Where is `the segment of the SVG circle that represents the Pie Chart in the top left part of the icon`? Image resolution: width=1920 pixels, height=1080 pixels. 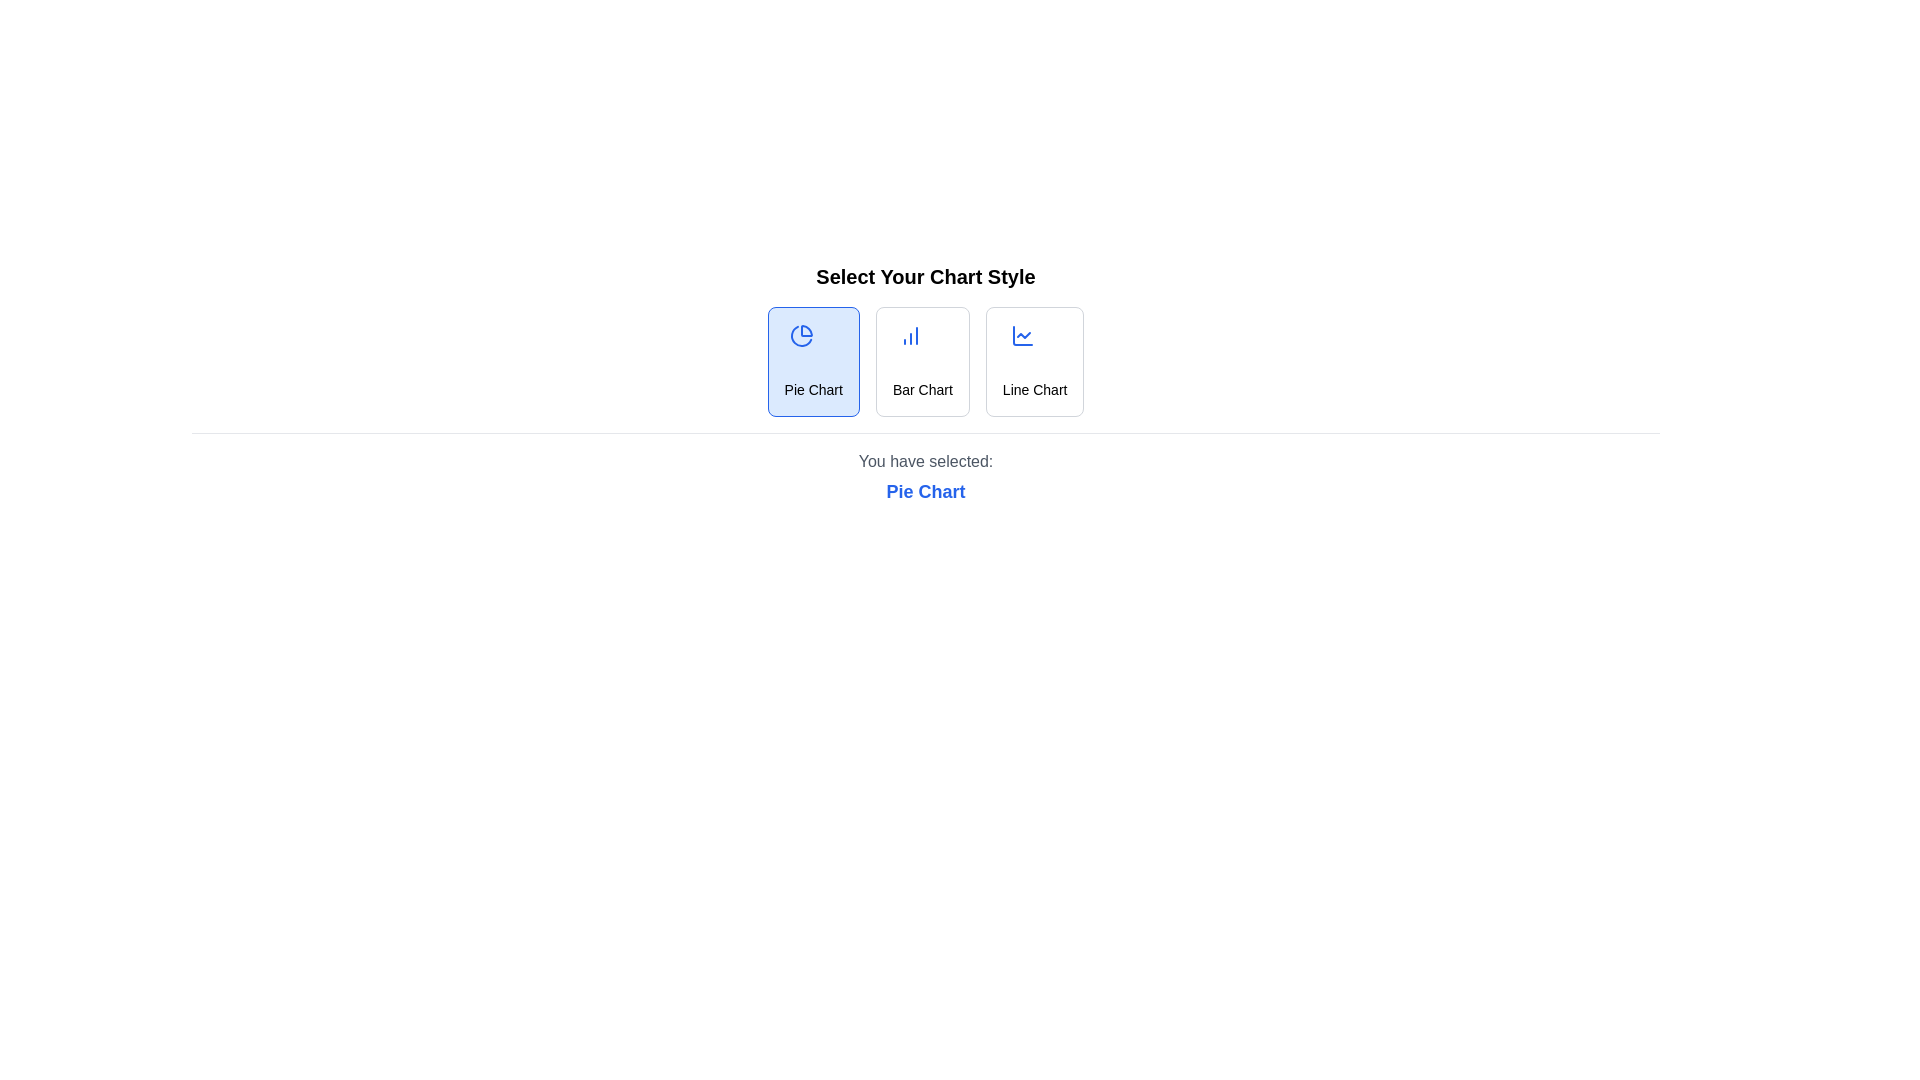 the segment of the SVG circle that represents the Pie Chart in the top left part of the icon is located at coordinates (801, 335).